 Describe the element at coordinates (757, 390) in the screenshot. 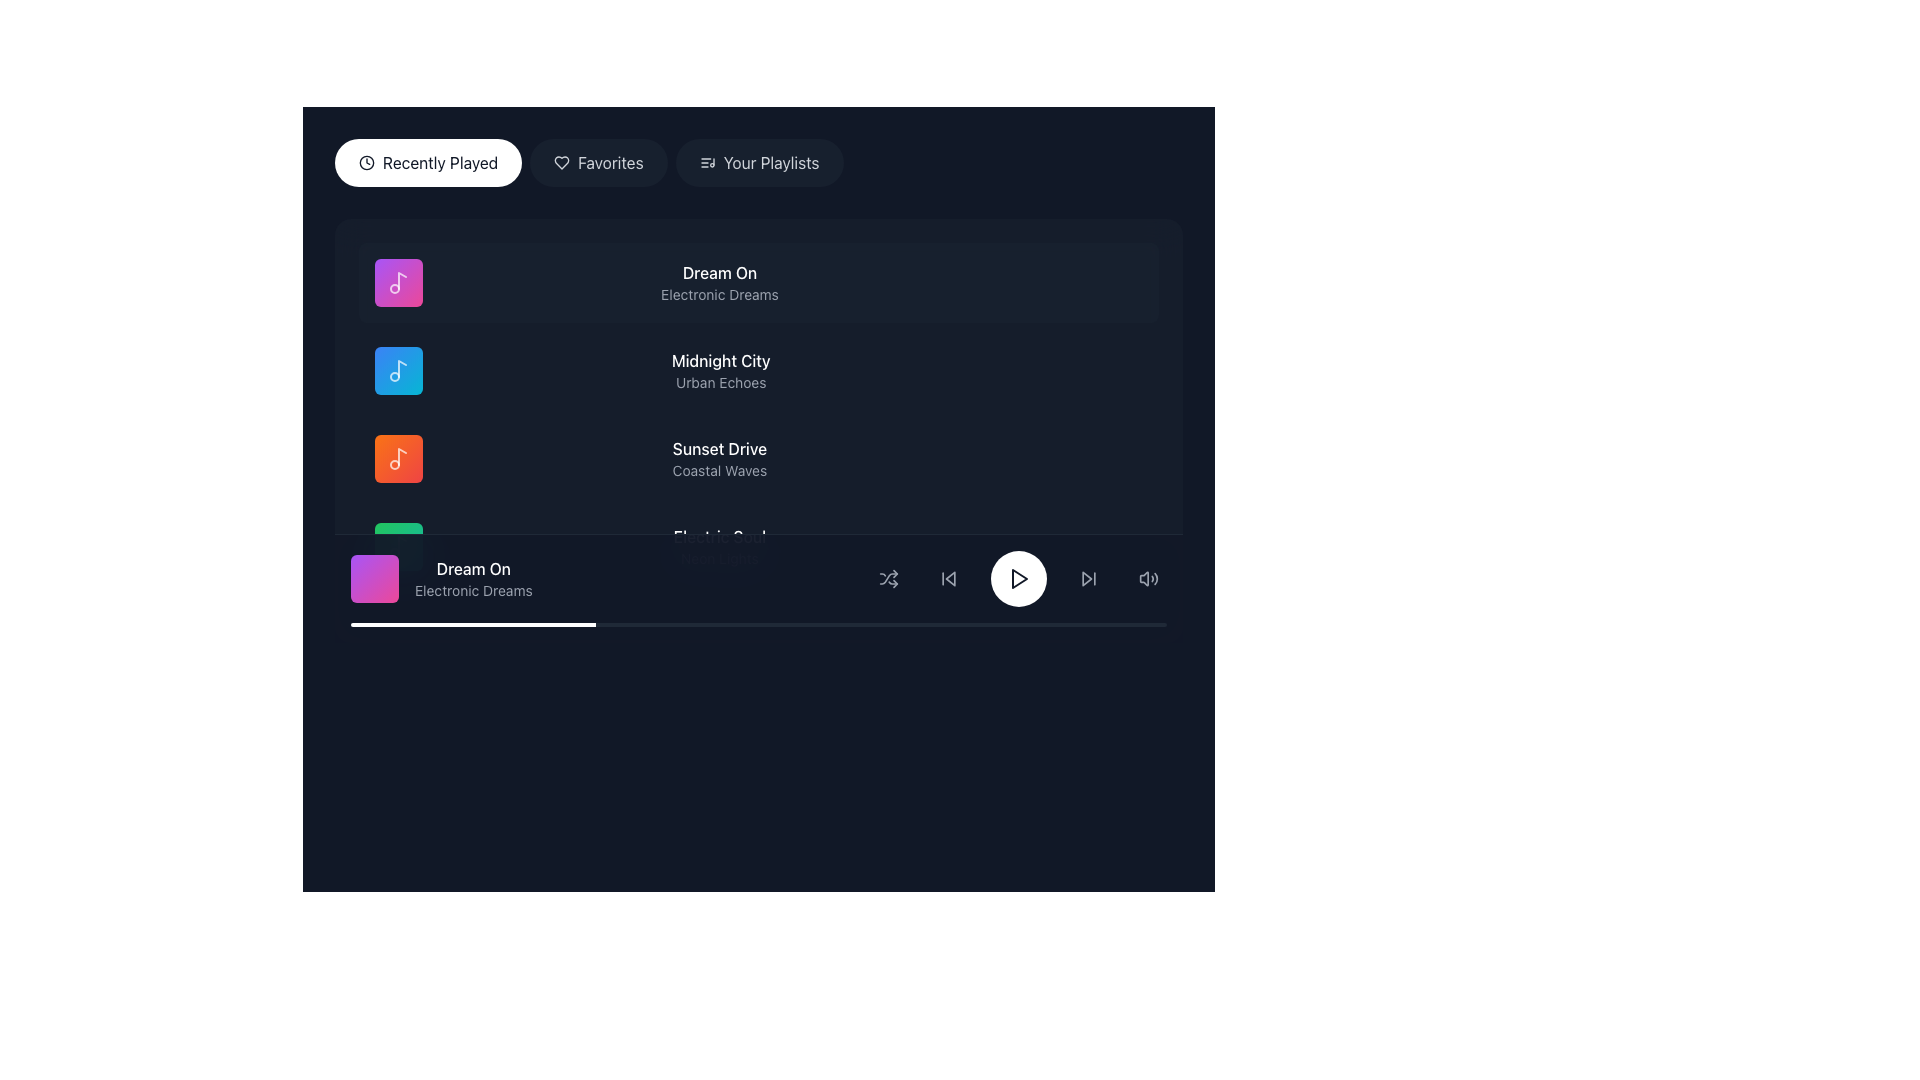

I see `the music entry list item for 'Midnight City'` at that location.